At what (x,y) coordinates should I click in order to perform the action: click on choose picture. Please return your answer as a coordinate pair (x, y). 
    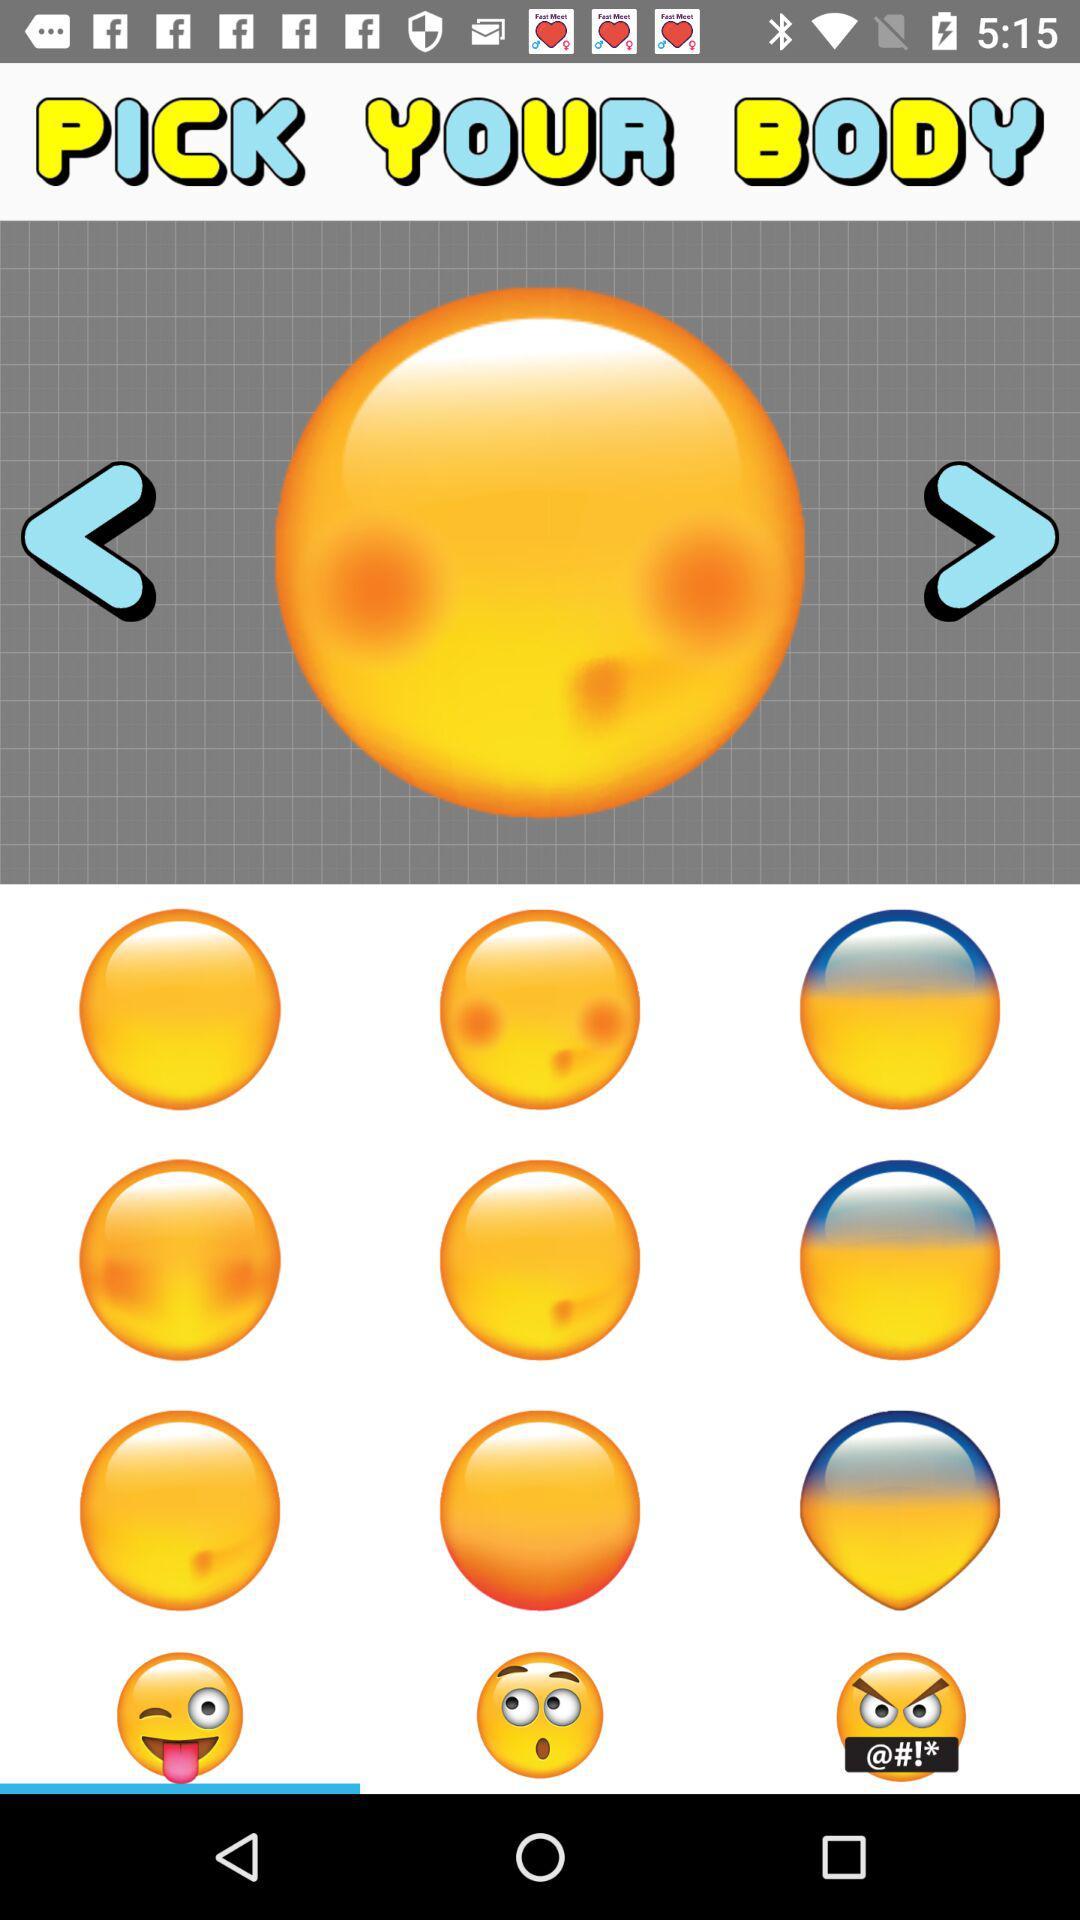
    Looking at the image, I should click on (540, 1009).